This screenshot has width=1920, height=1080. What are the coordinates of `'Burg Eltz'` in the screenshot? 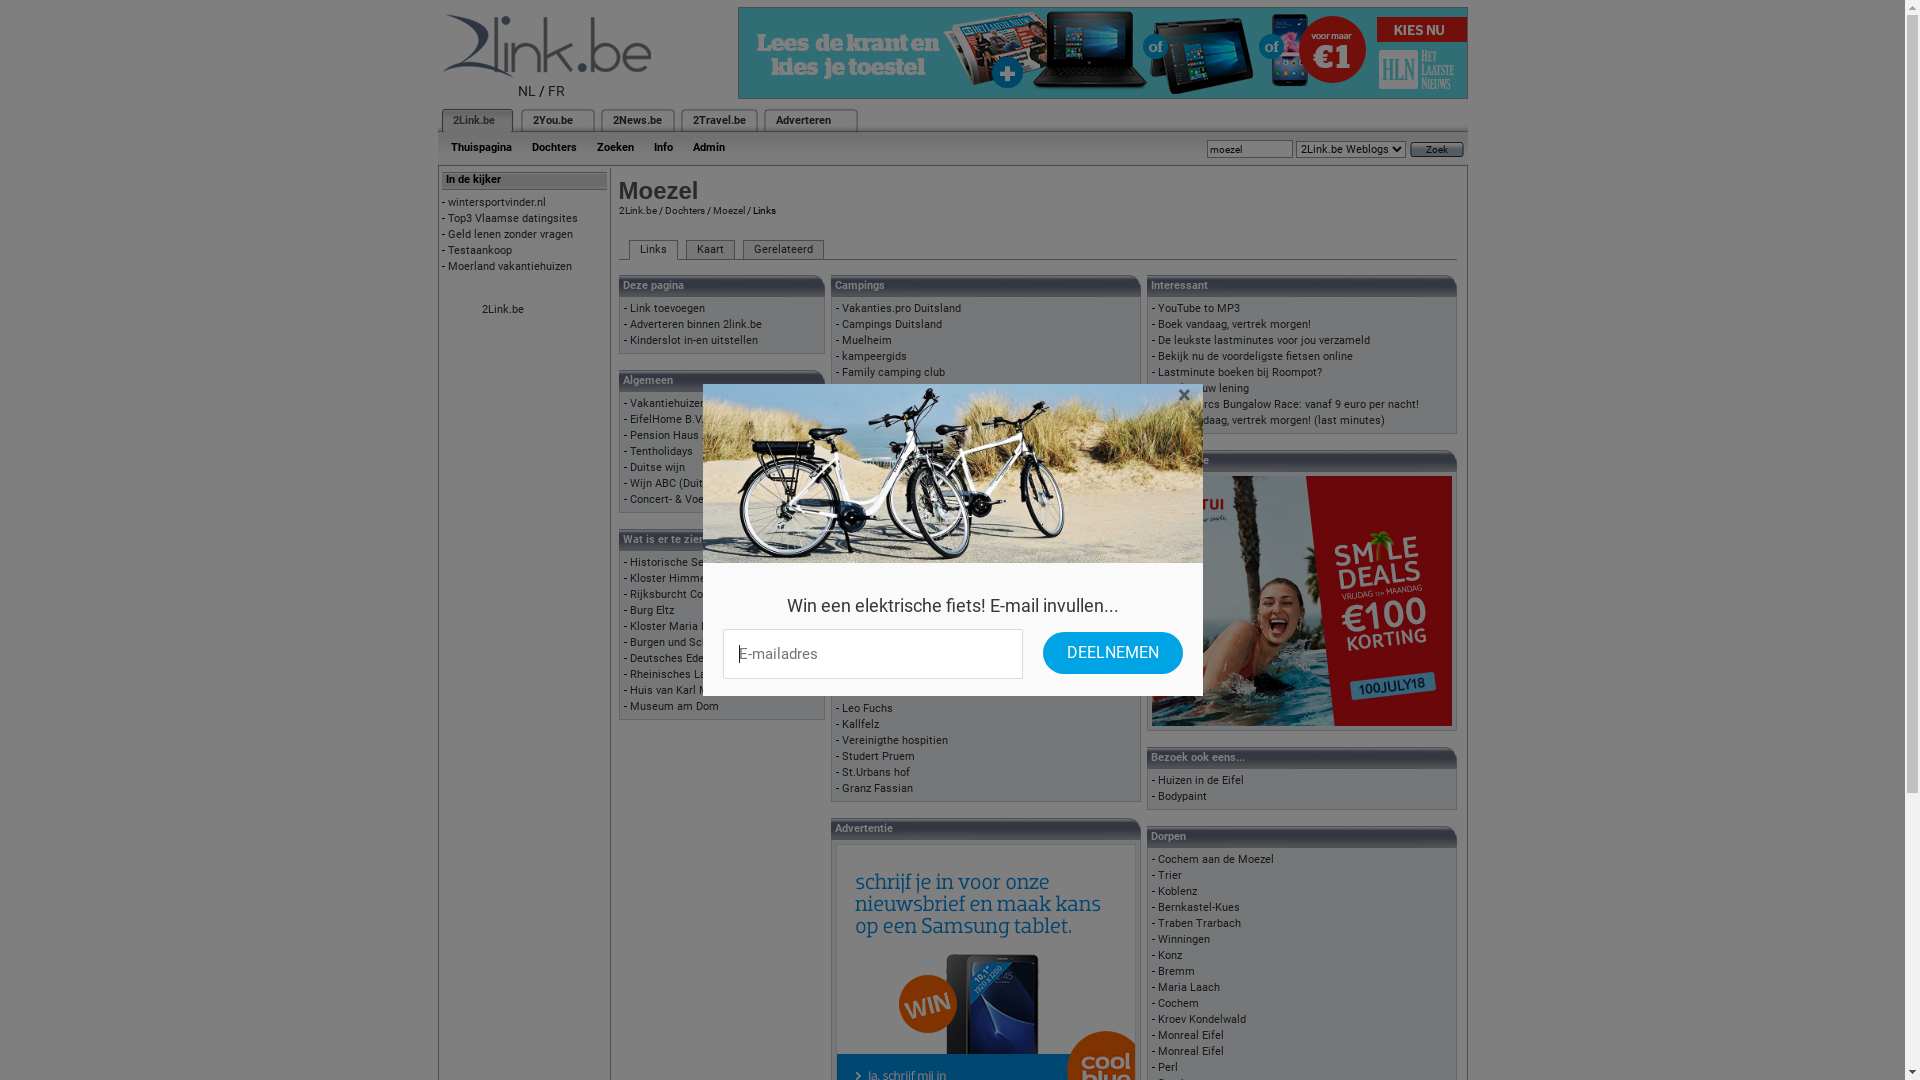 It's located at (652, 609).